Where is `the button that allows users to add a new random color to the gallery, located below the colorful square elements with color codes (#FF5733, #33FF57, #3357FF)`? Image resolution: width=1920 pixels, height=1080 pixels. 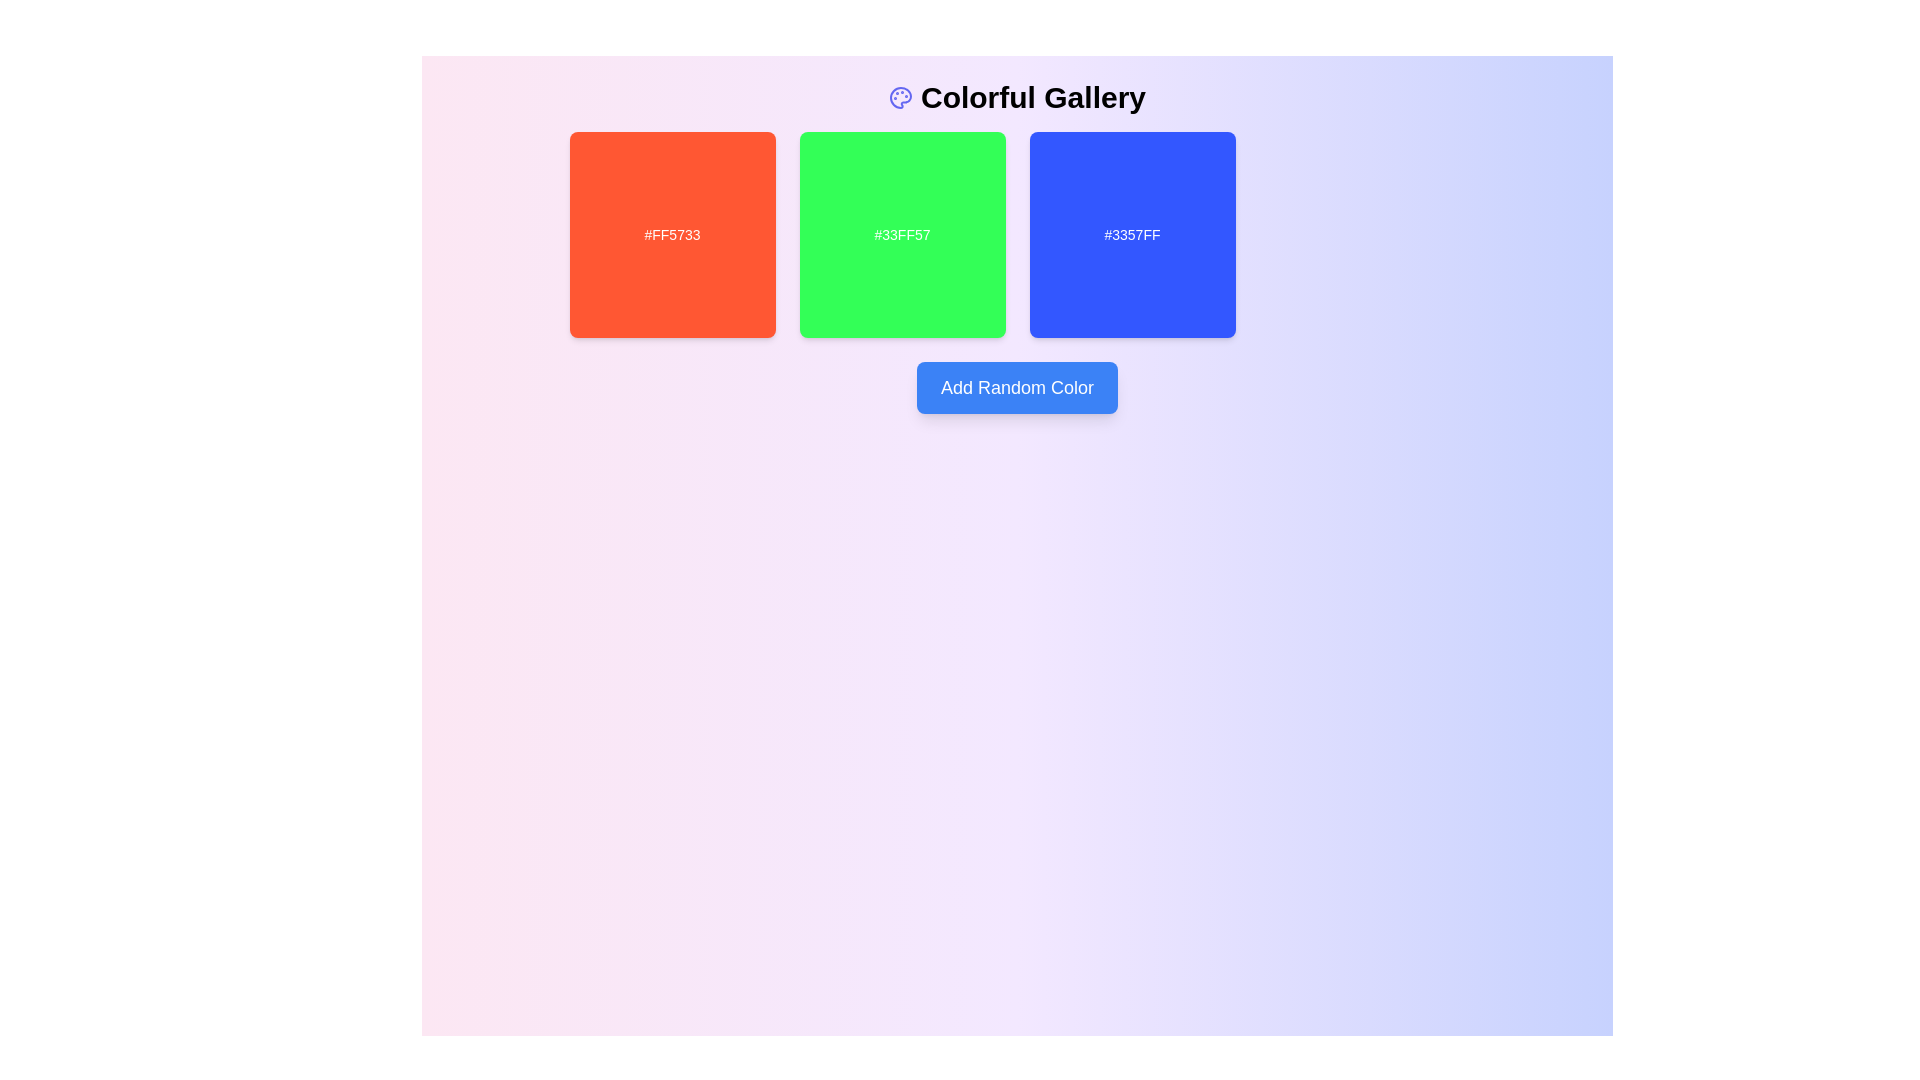
the button that allows users to add a new random color to the gallery, located below the colorful square elements with color codes (#FF5733, #33FF57, #3357FF) is located at coordinates (1017, 388).